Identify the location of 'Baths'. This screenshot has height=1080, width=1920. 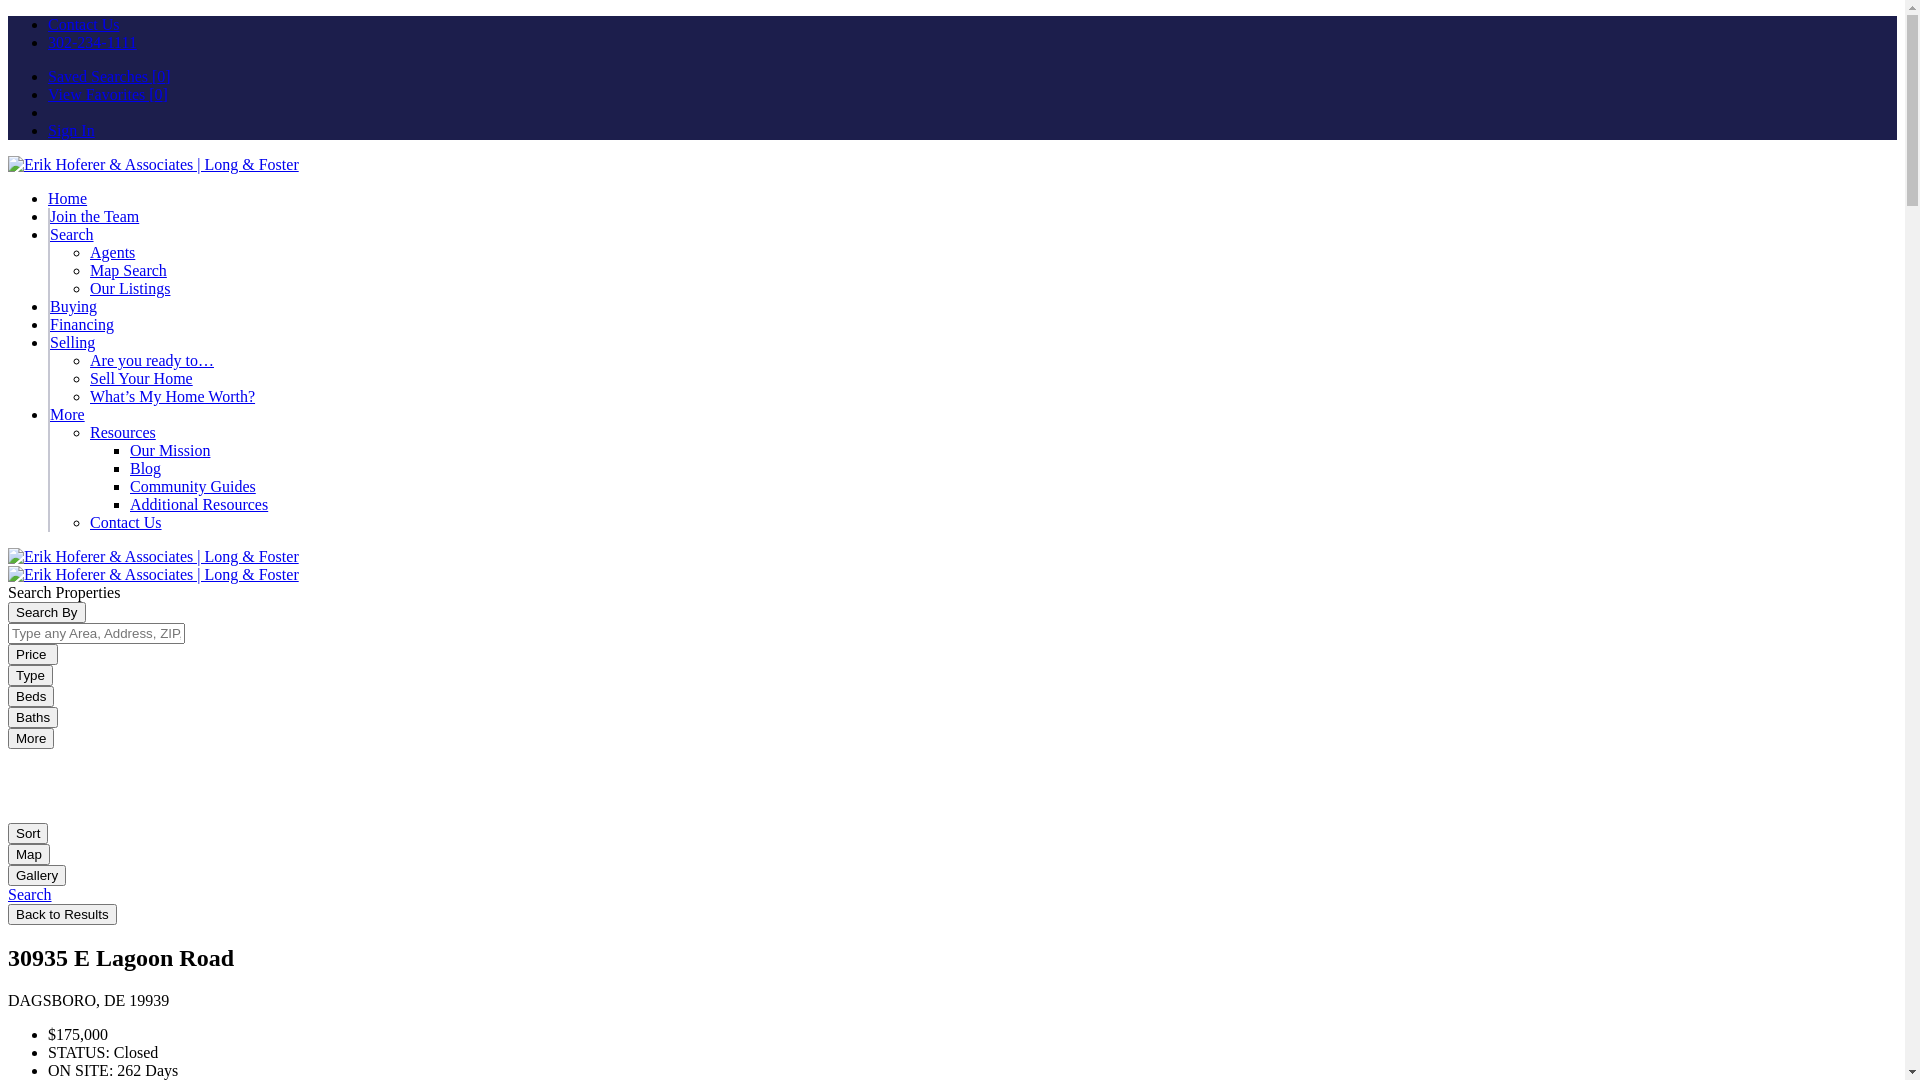
(33, 716).